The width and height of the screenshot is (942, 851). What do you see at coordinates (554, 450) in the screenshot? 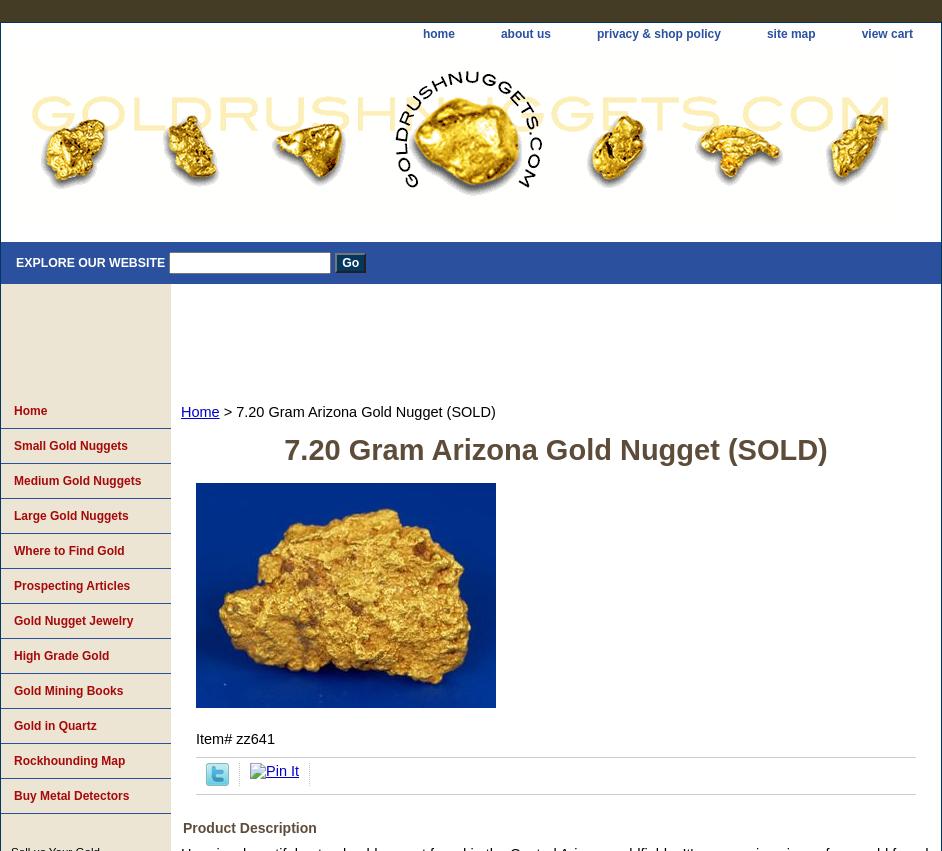
I see `'7.20 Gram Arizona Gold Nugget (SOLD)'` at bounding box center [554, 450].